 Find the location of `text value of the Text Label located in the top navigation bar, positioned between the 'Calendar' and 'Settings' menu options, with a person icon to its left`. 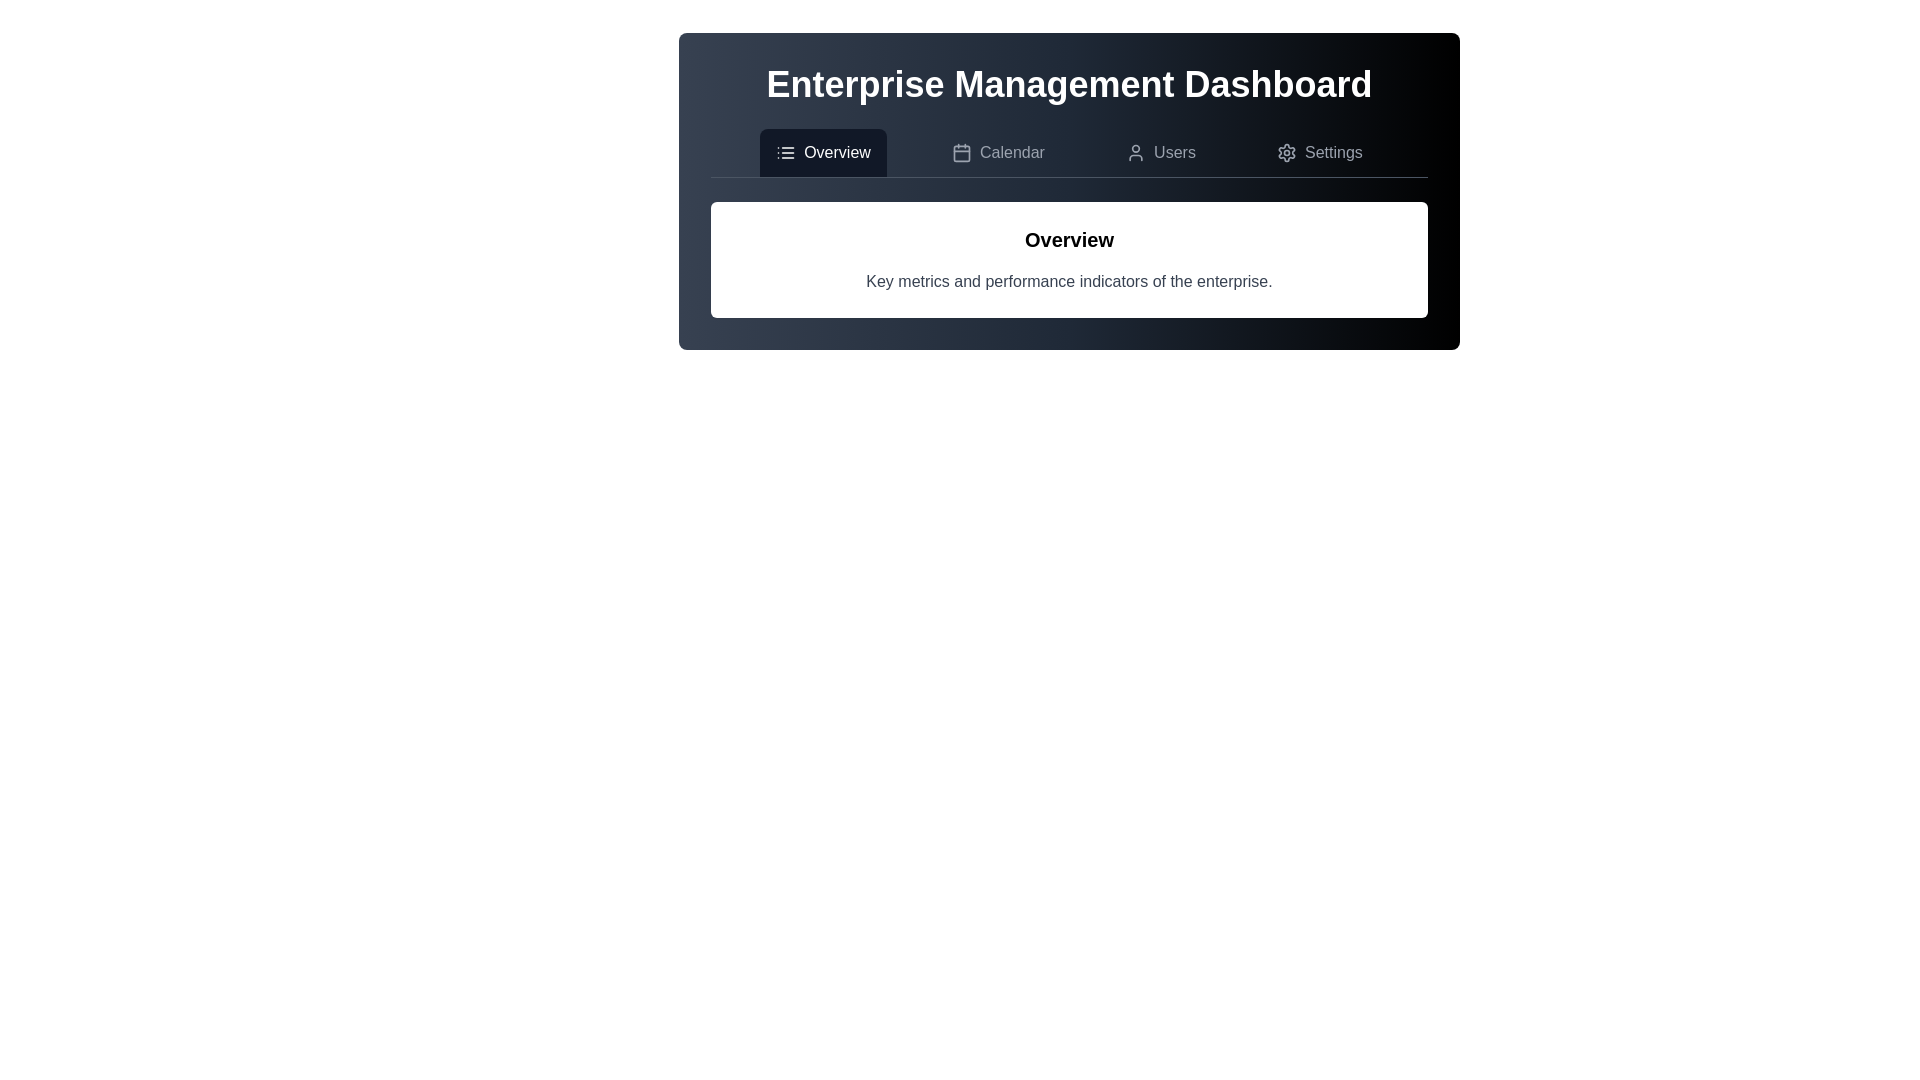

text value of the Text Label located in the top navigation bar, positioned between the 'Calendar' and 'Settings' menu options, with a person icon to its left is located at coordinates (1175, 152).